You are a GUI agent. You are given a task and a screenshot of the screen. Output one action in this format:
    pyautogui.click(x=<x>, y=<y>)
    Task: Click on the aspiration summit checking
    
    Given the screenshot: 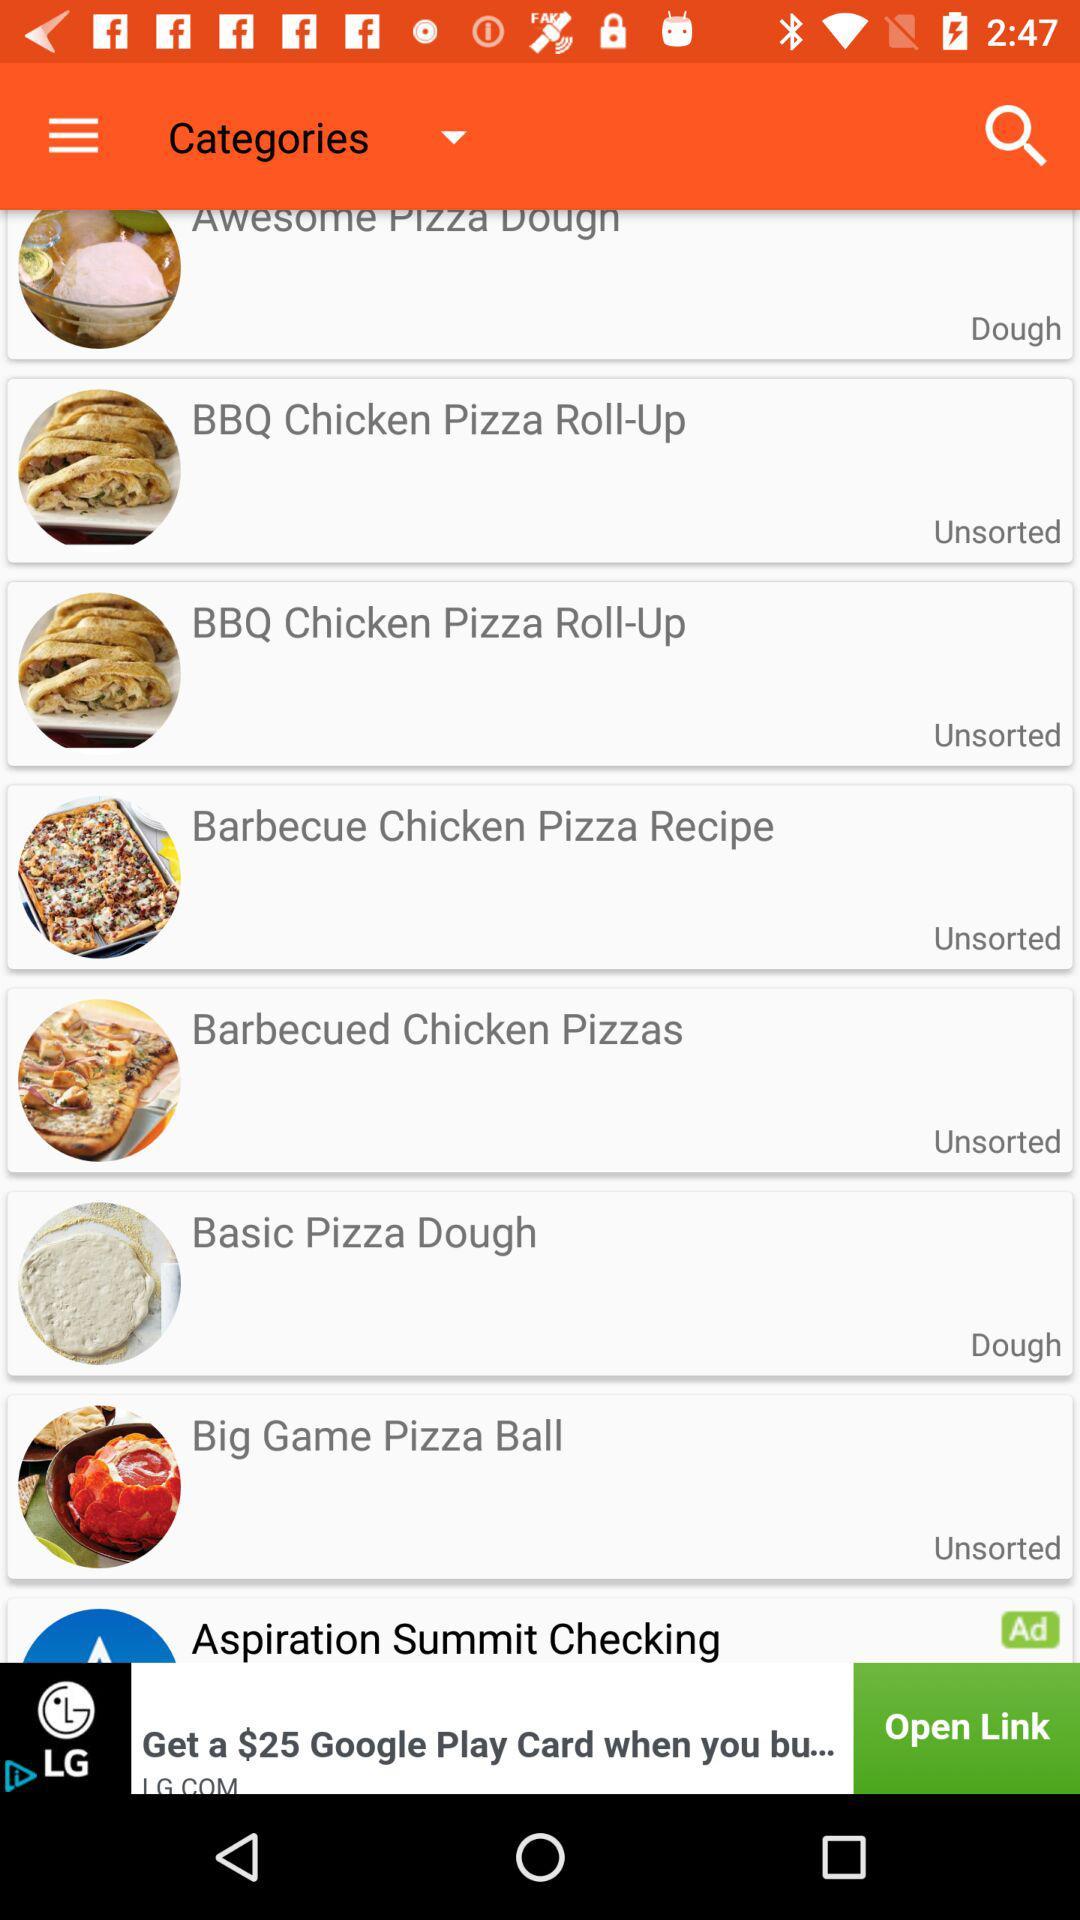 What is the action you would take?
    pyautogui.click(x=540, y=1627)
    